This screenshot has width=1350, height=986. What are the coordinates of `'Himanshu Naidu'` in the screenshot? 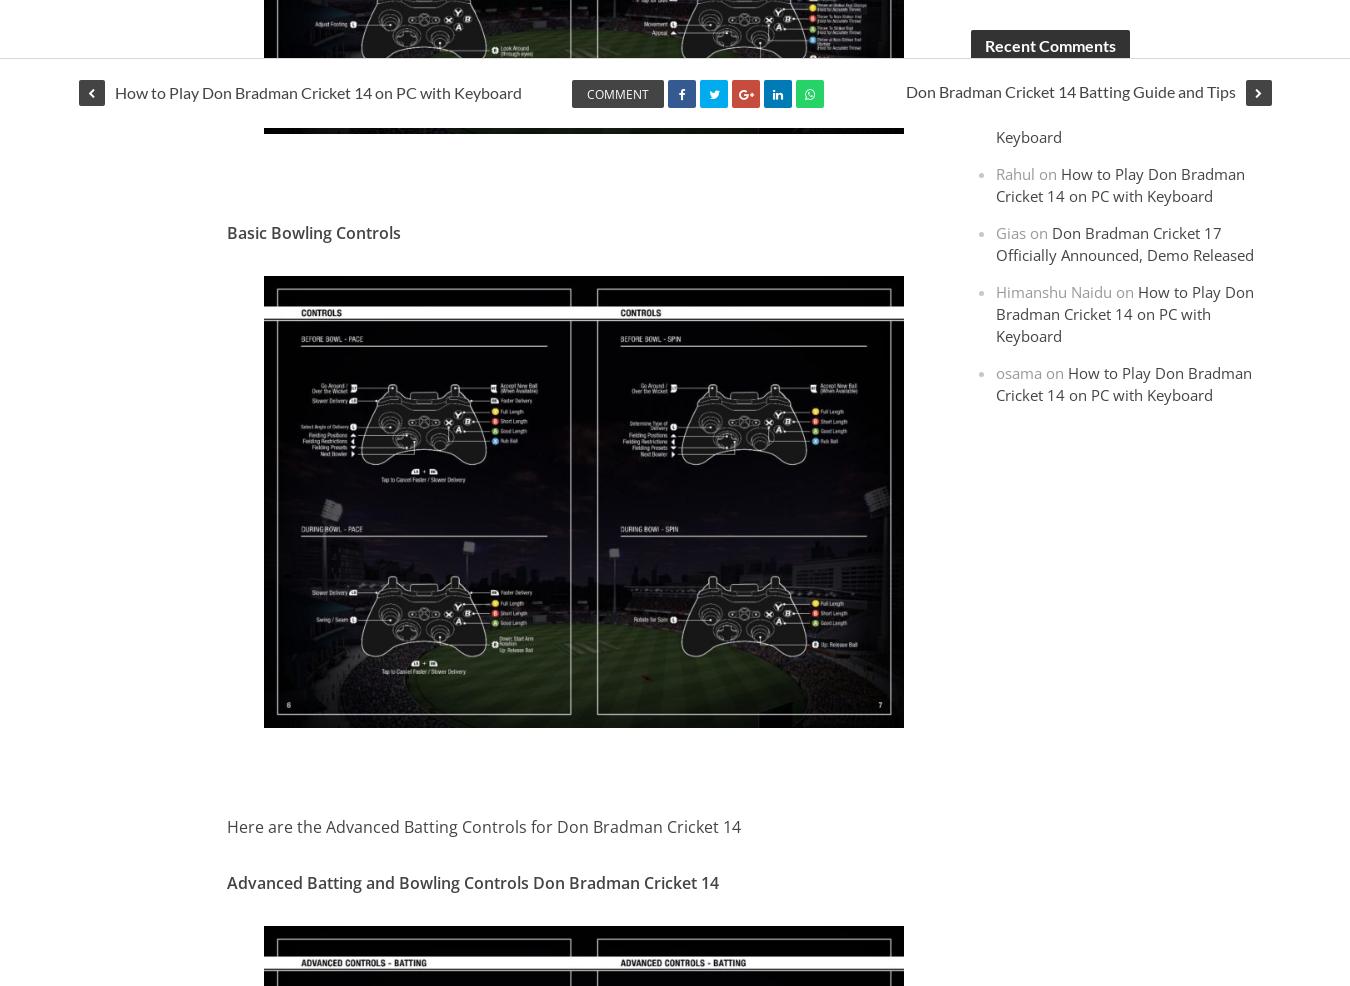 It's located at (1053, 291).